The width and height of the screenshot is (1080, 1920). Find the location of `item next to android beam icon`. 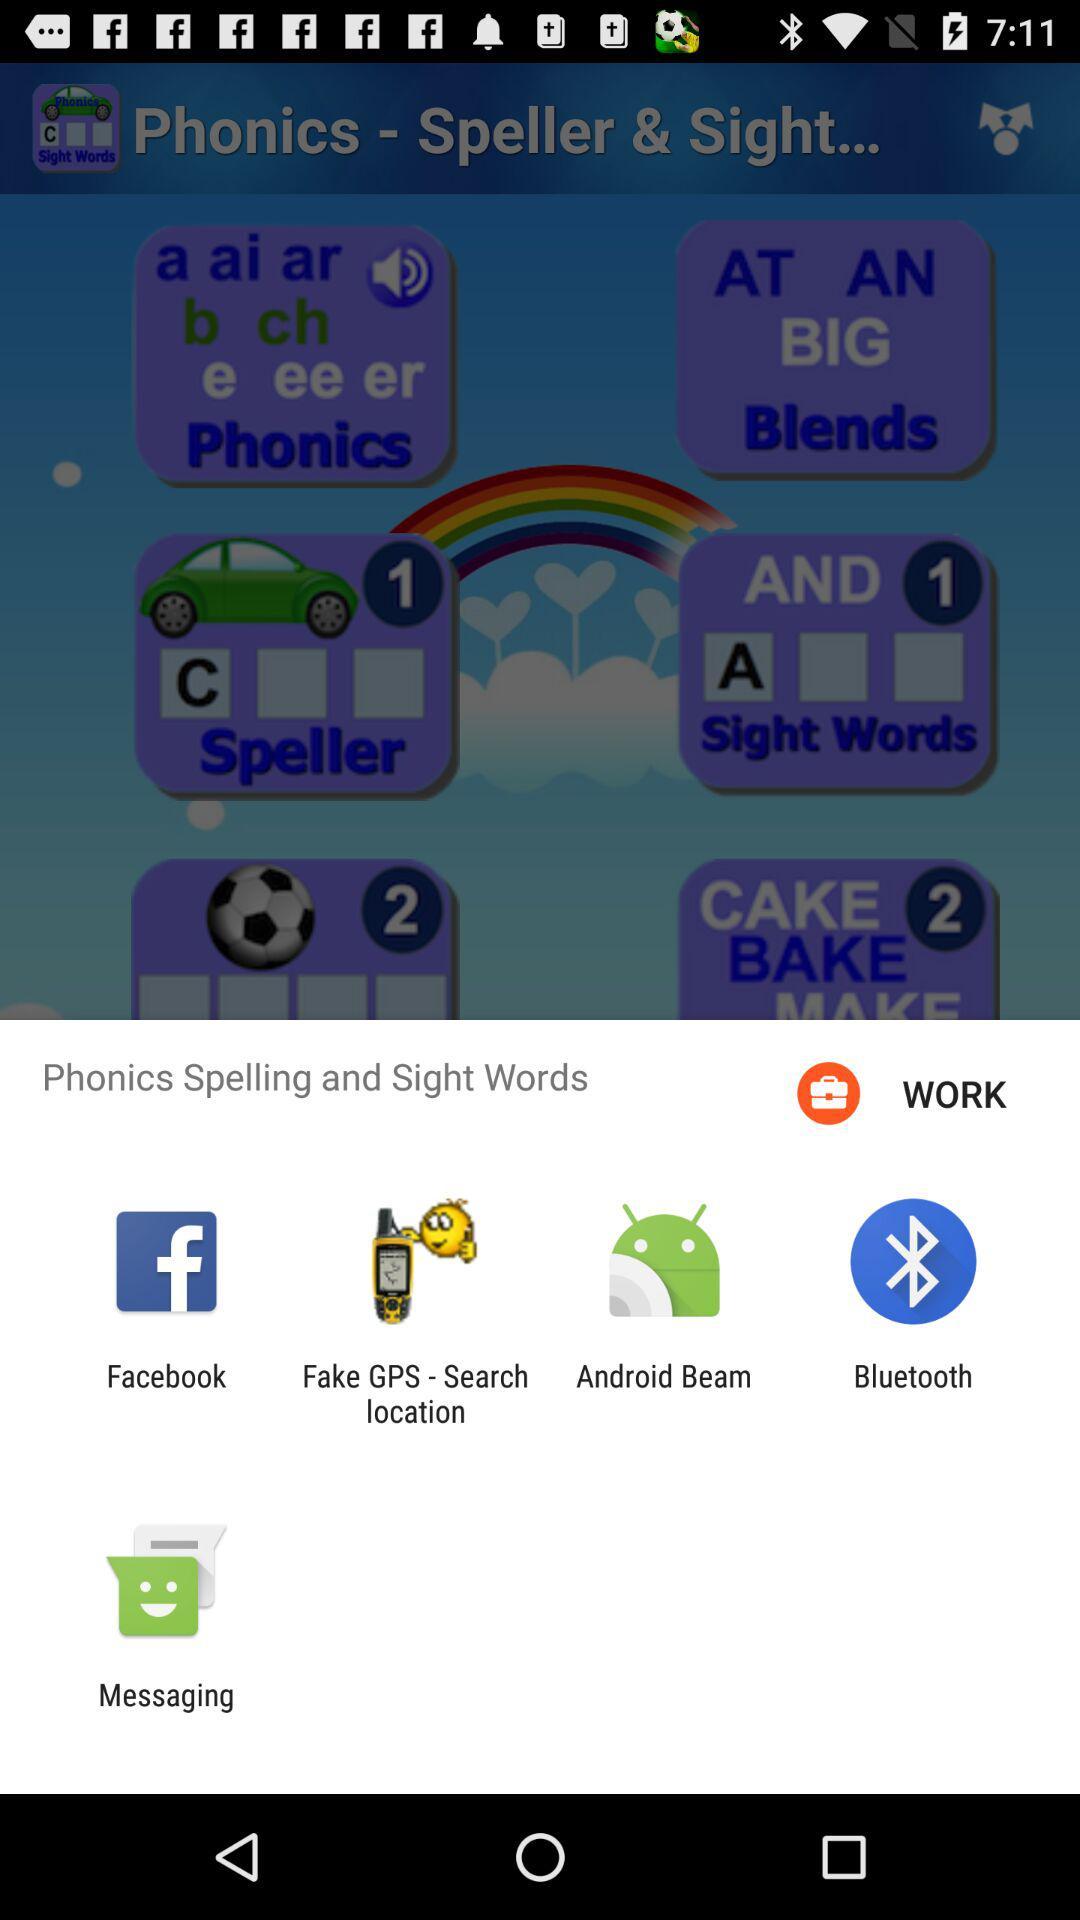

item next to android beam icon is located at coordinates (414, 1392).